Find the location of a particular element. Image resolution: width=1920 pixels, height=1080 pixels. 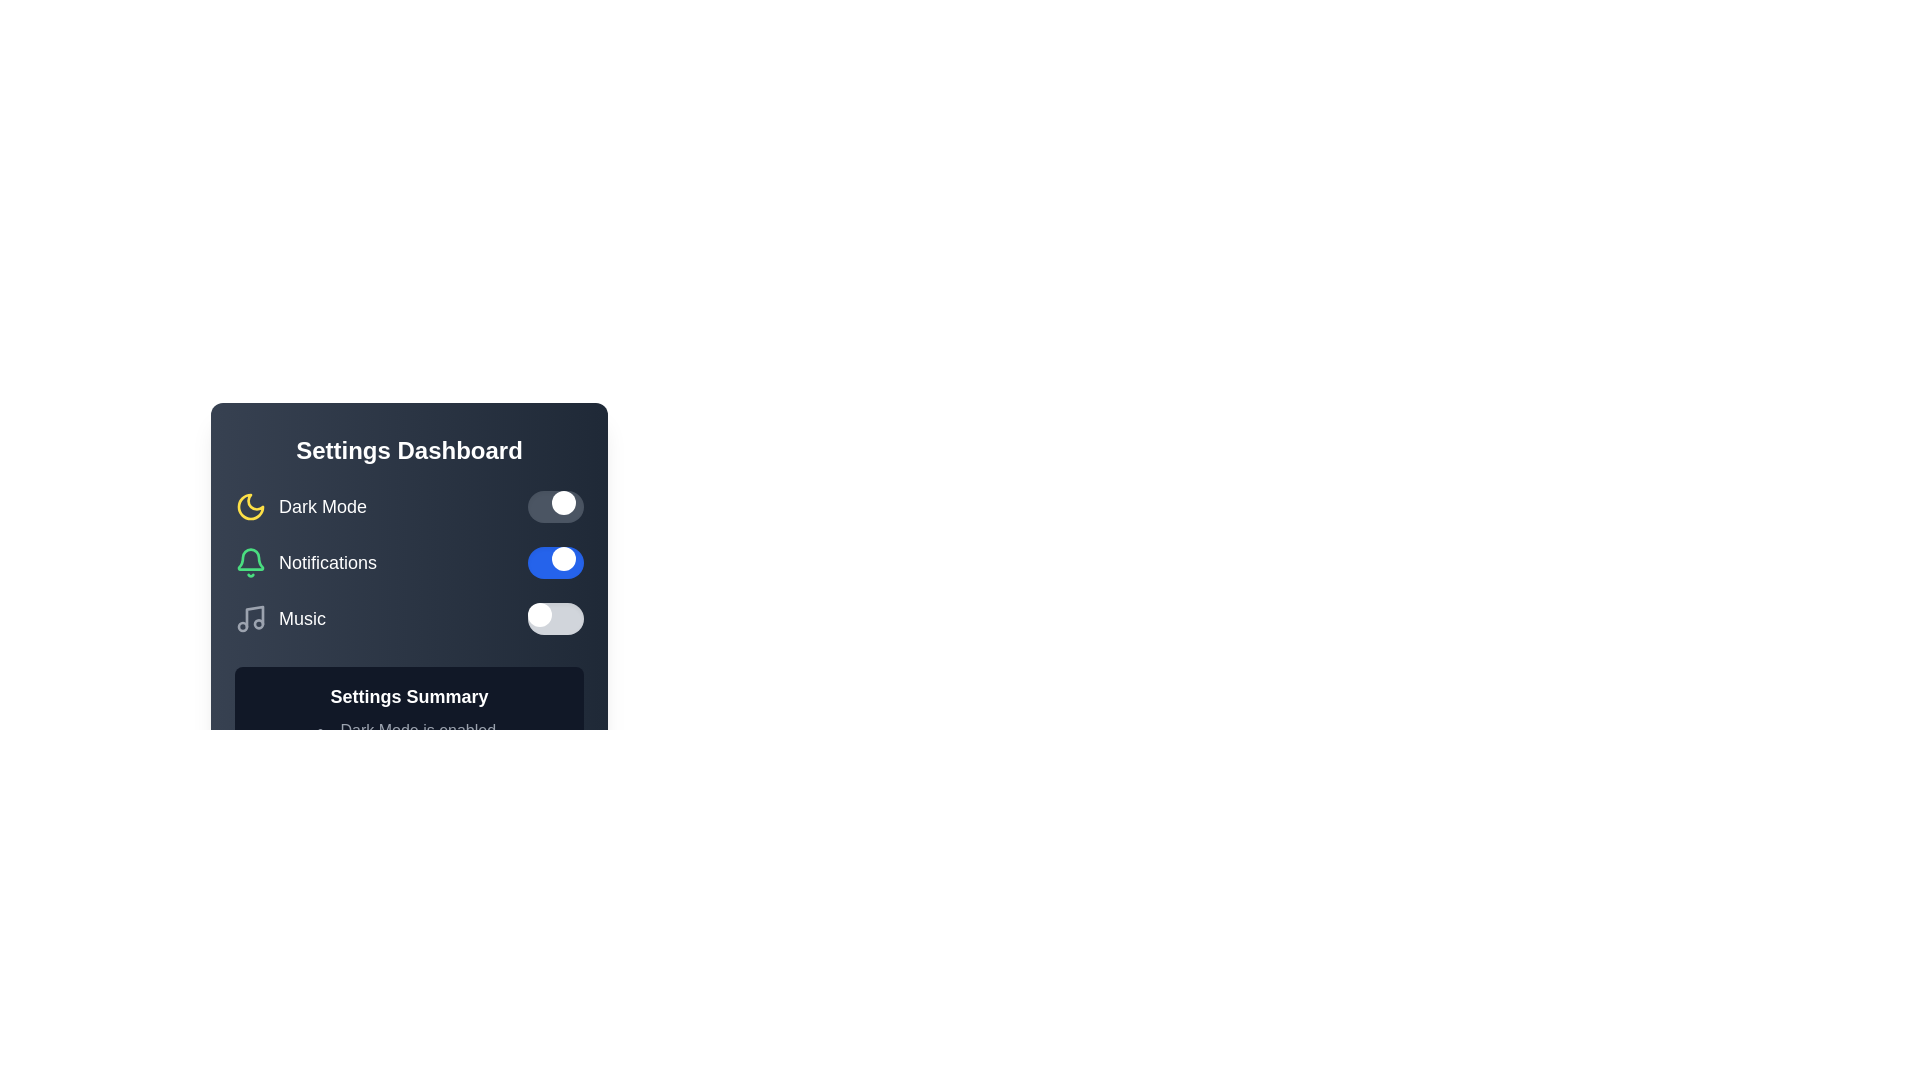

the blue toggle switch indicating 'on' state, located to the right of the 'Notifications' label in the 'Settings Dashboard' section is located at coordinates (556, 563).